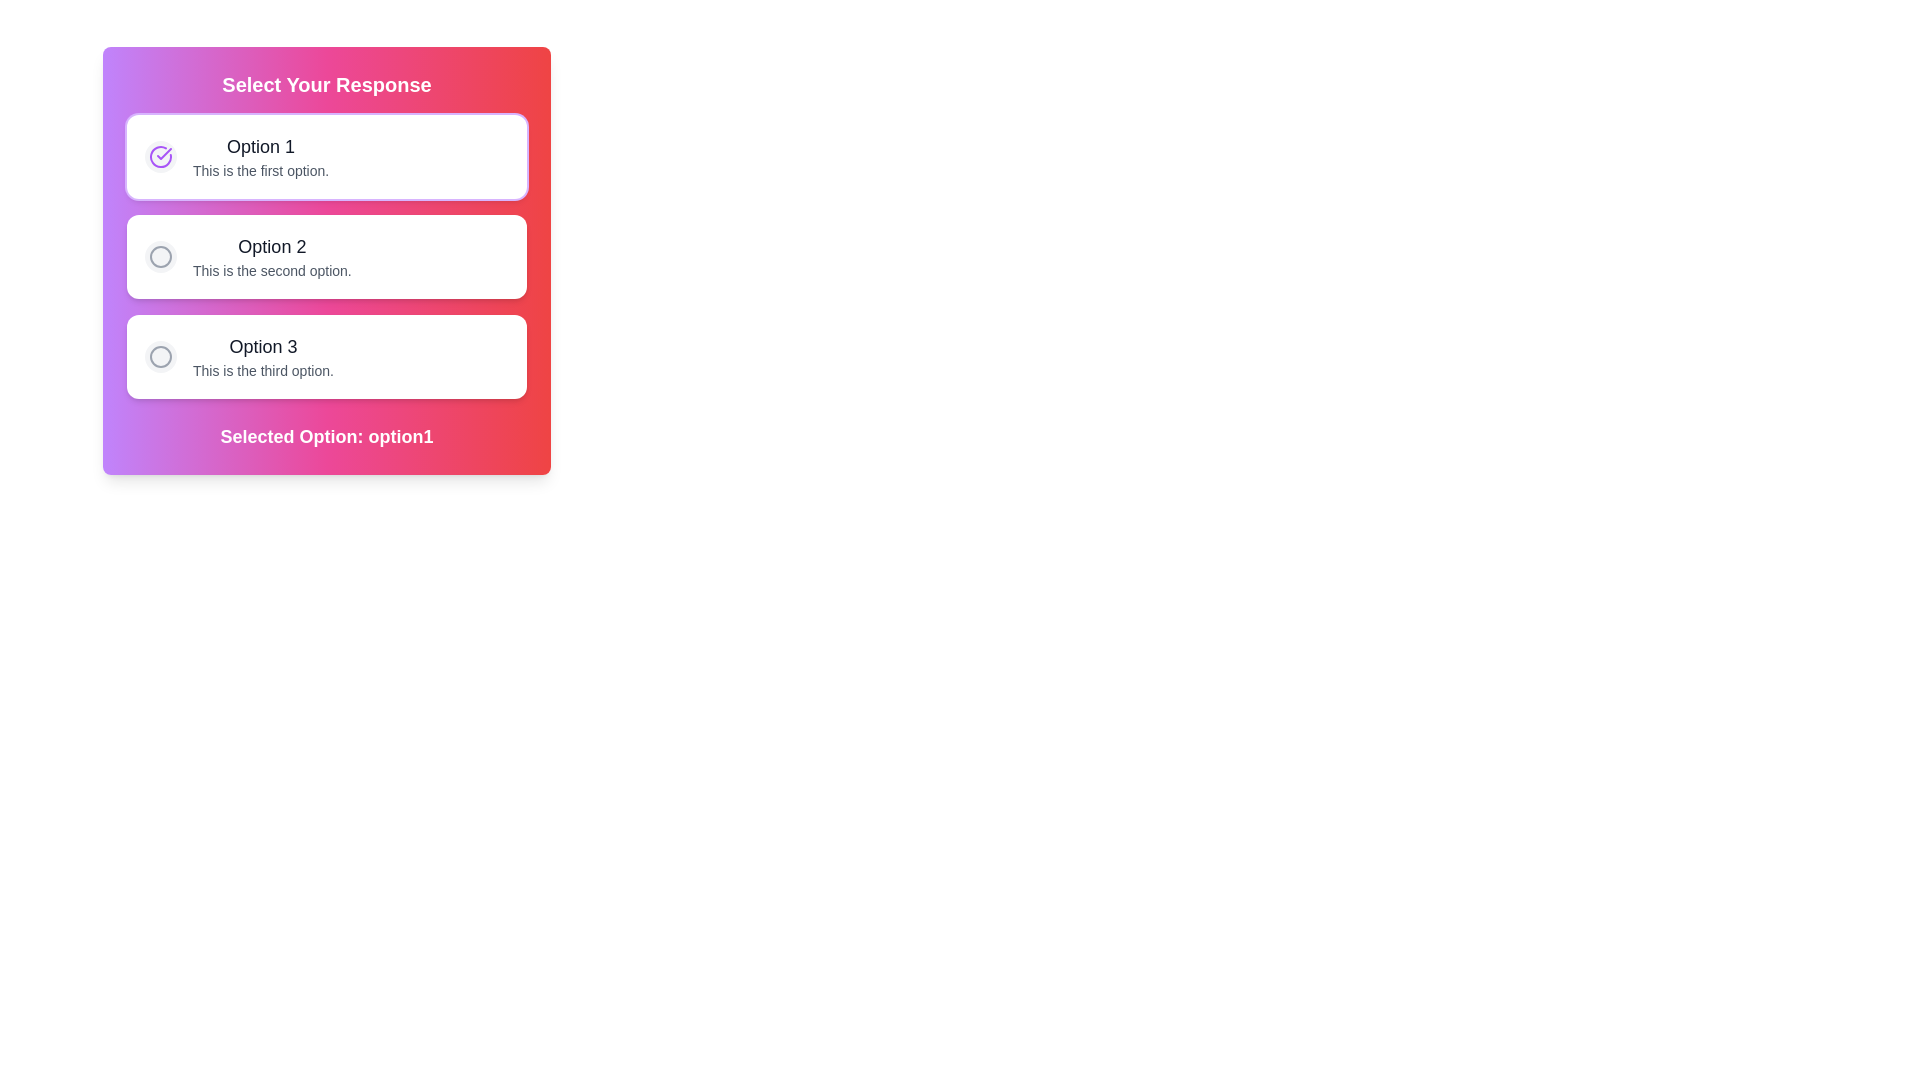 The height and width of the screenshot is (1080, 1920). I want to click on the radio button indicator for Option 3, which is located on the left side of the block and aligns vertically with the option's text, so click(161, 356).